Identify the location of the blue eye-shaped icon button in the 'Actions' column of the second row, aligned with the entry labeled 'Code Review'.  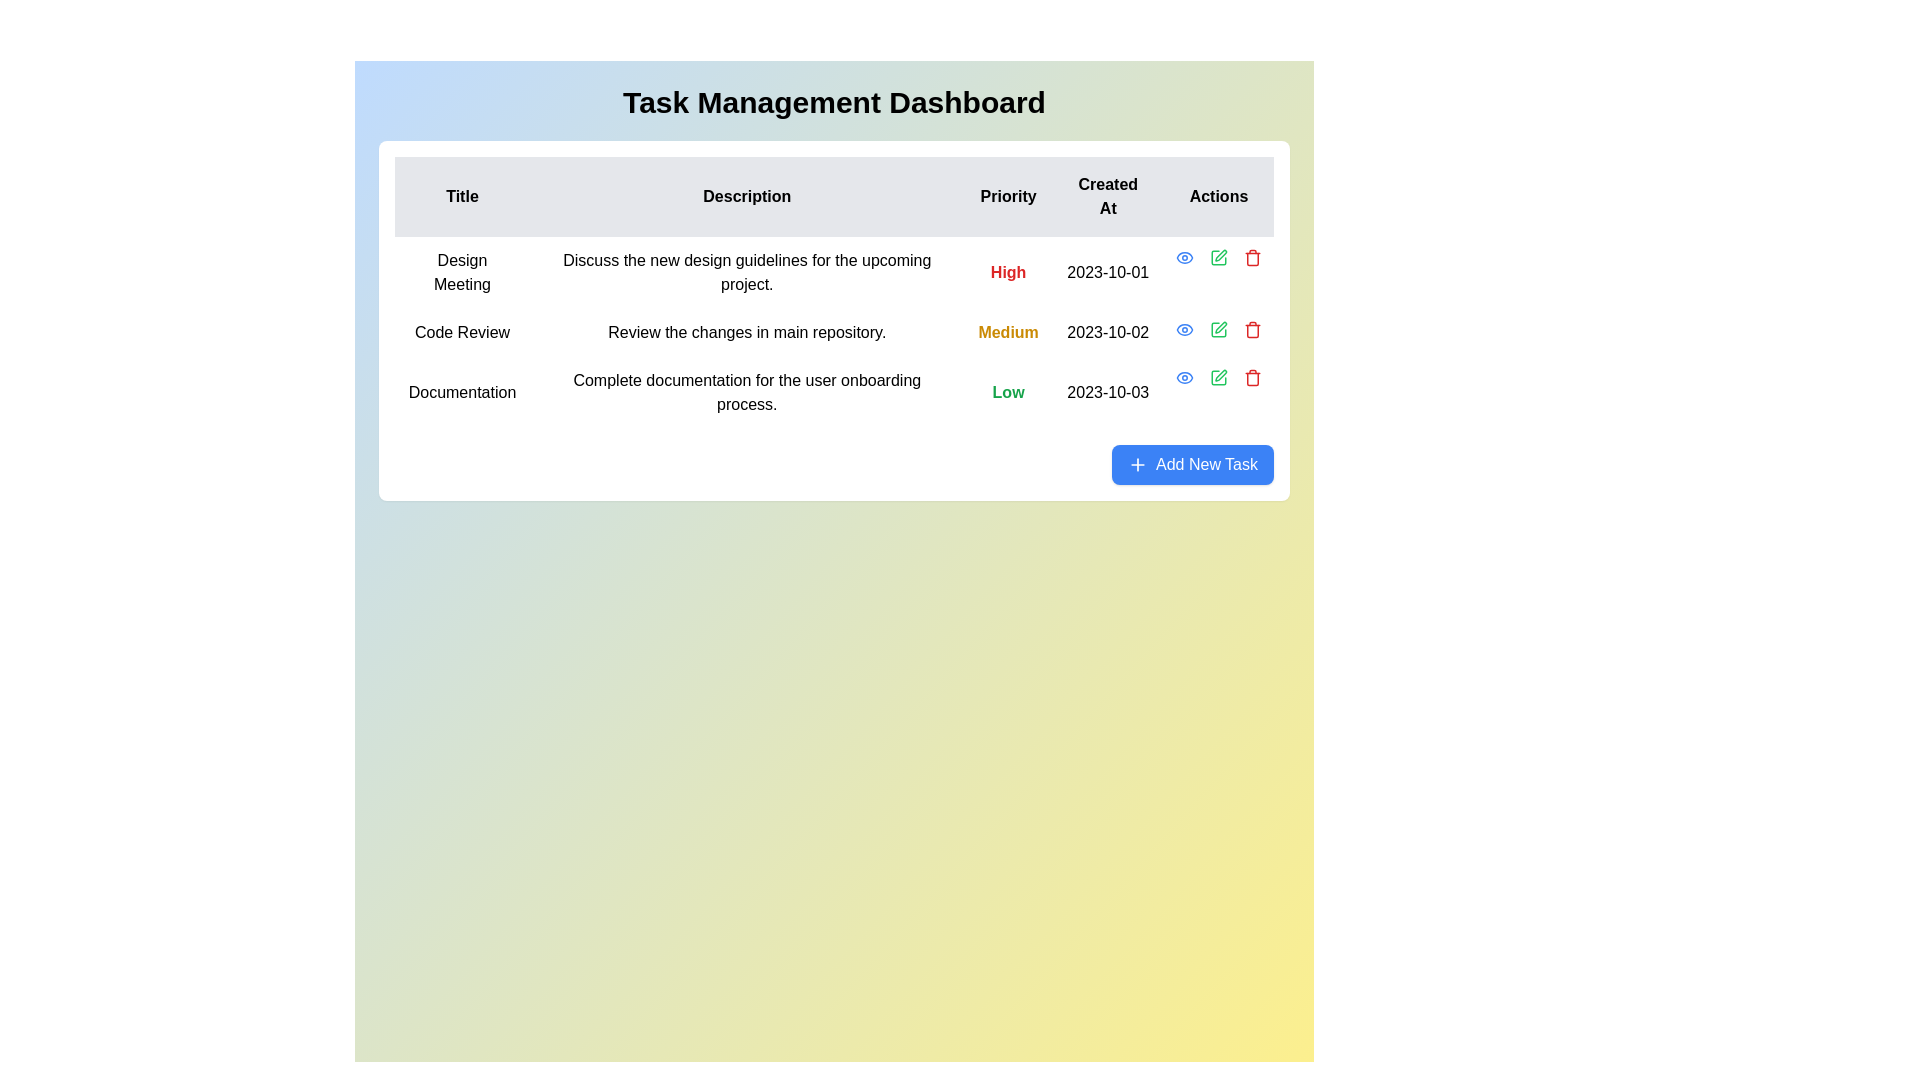
(1185, 257).